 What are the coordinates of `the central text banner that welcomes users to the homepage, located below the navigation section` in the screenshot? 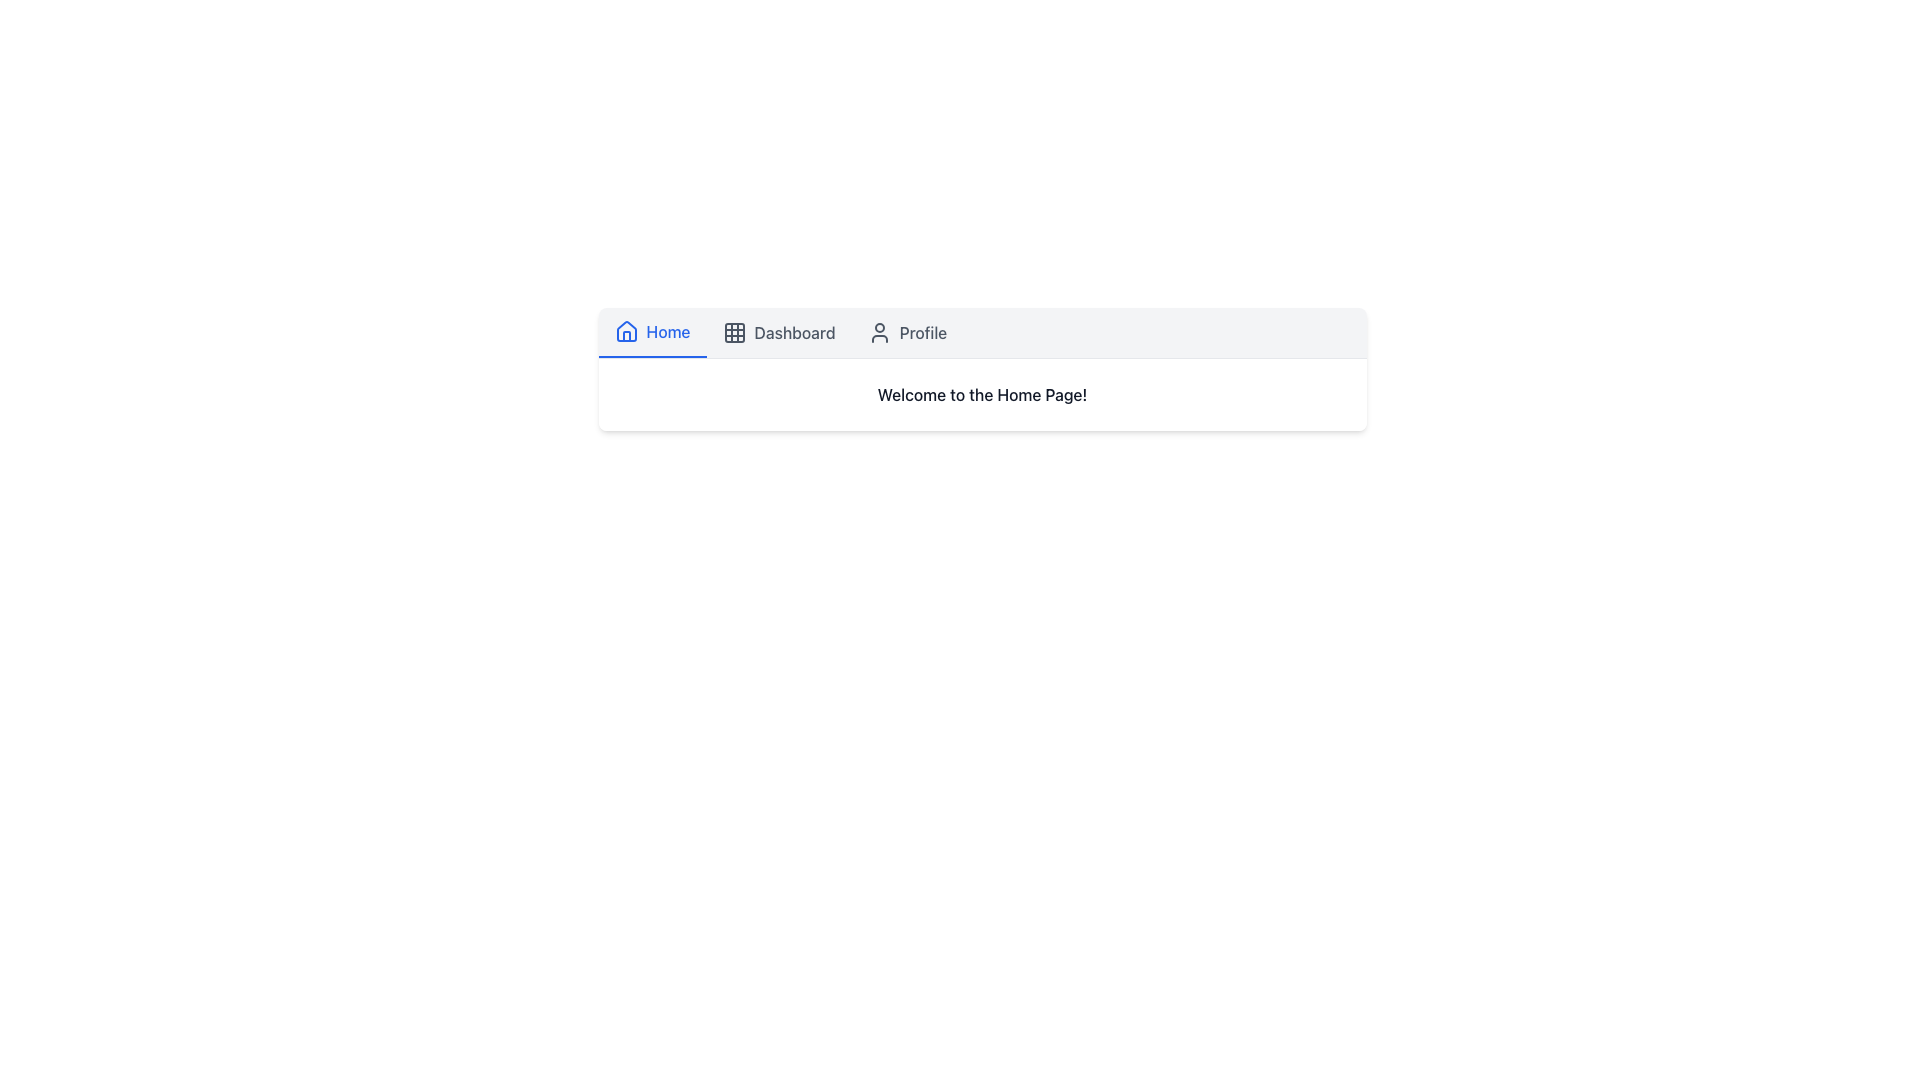 It's located at (982, 394).